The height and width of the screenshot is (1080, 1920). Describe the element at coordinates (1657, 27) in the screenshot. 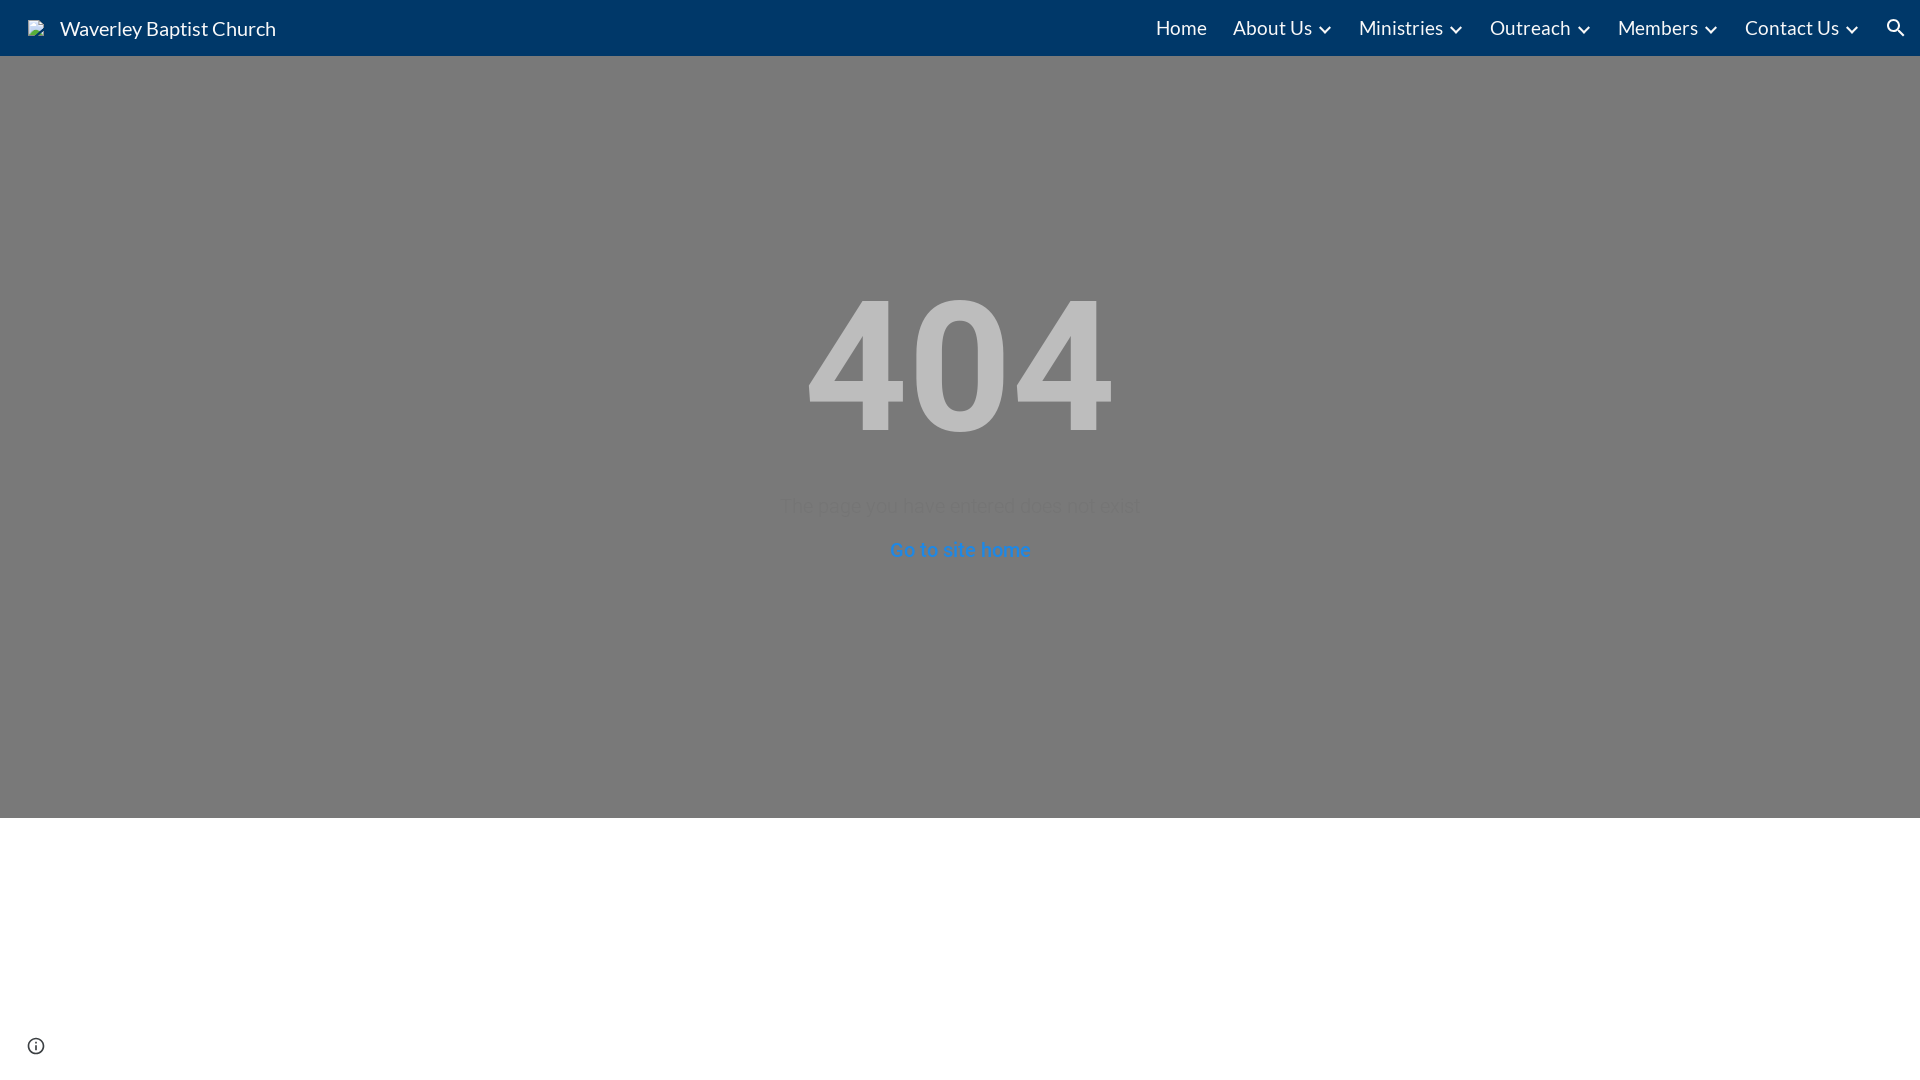

I see `'Members'` at that location.